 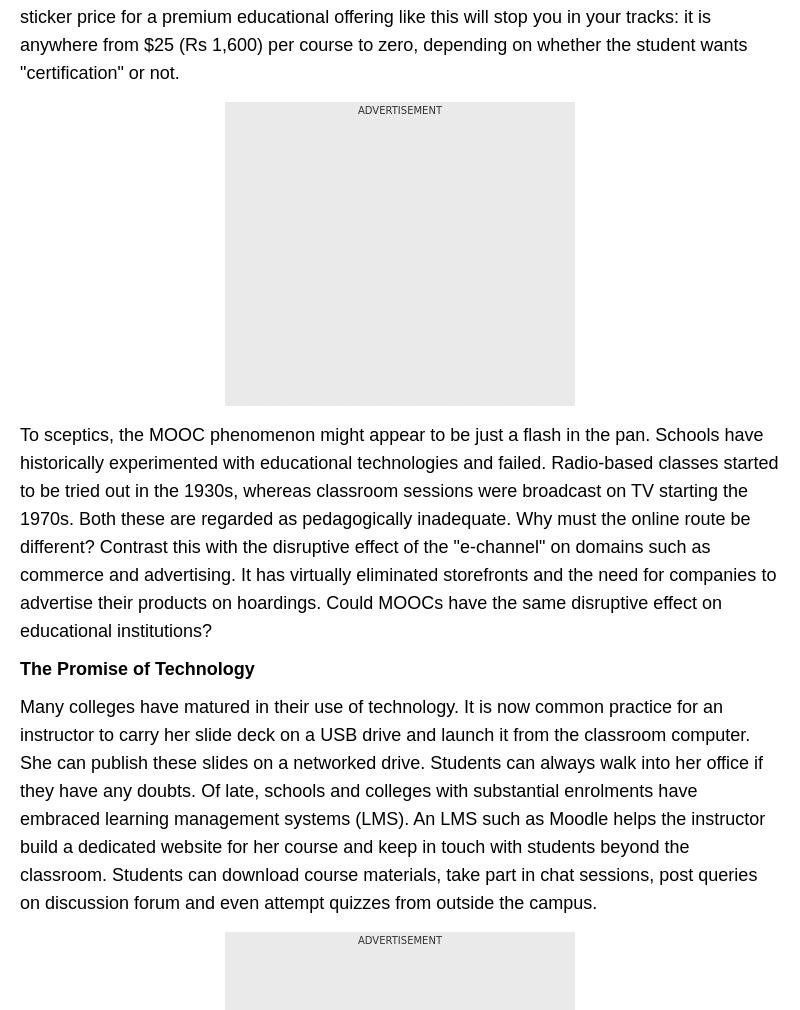 I want to click on 'BT Bazaar', so click(x=436, y=136).